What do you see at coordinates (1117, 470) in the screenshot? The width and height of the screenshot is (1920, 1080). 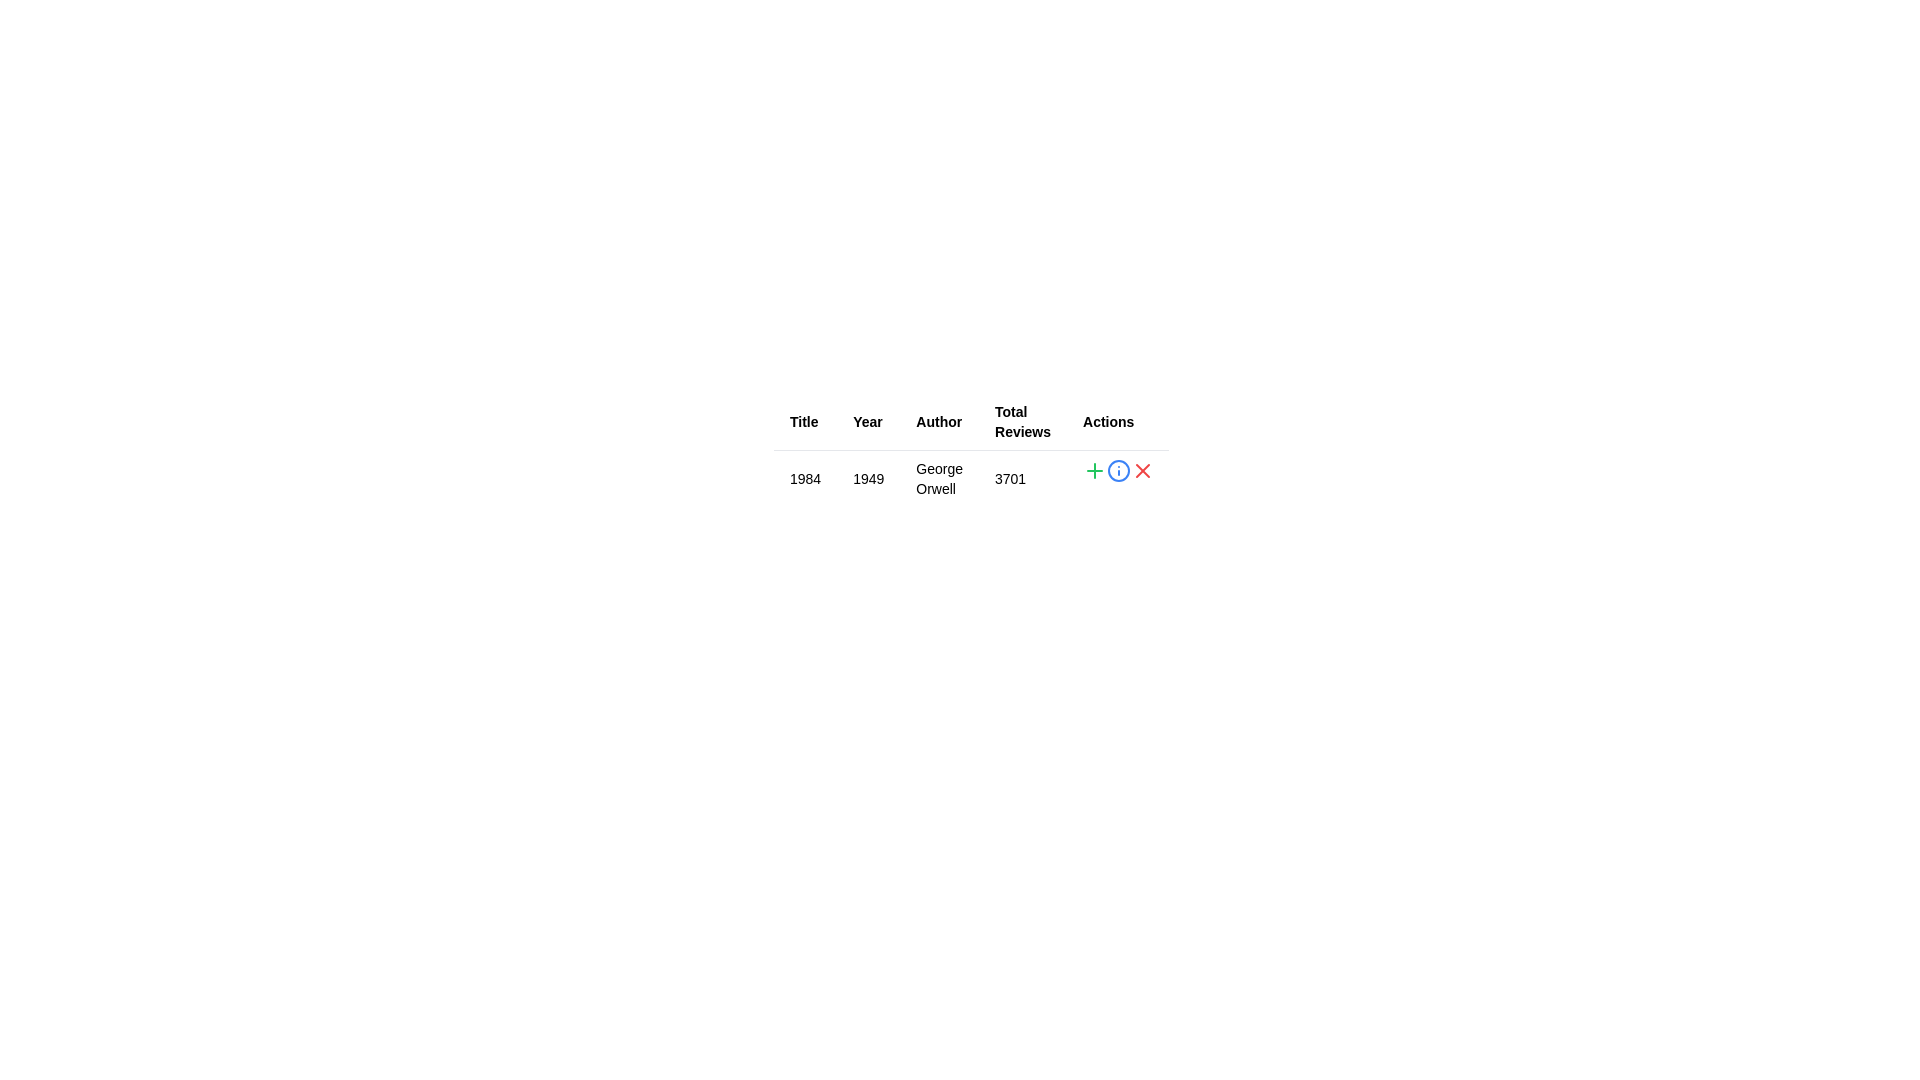 I see `the blue circle button representing the 'Info' function in the Actions column for the book '1984' by George Orwell` at bounding box center [1117, 470].